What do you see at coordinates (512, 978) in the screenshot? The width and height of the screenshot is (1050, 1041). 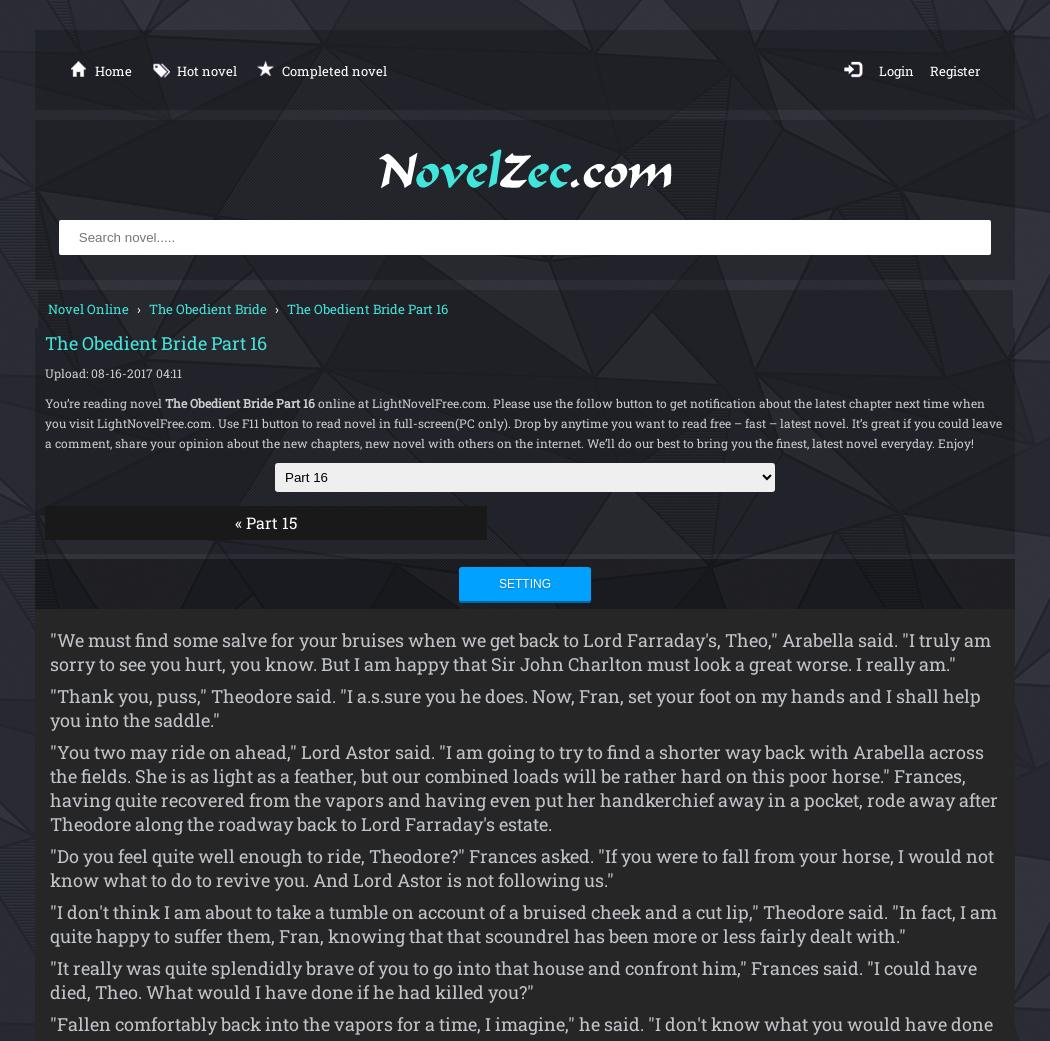 I see `'"It really was quite splendidly brave of you to go into that house and confront him," Frances said. "I could have died, Theo. What would I have done if he had killed you?"'` at bounding box center [512, 978].